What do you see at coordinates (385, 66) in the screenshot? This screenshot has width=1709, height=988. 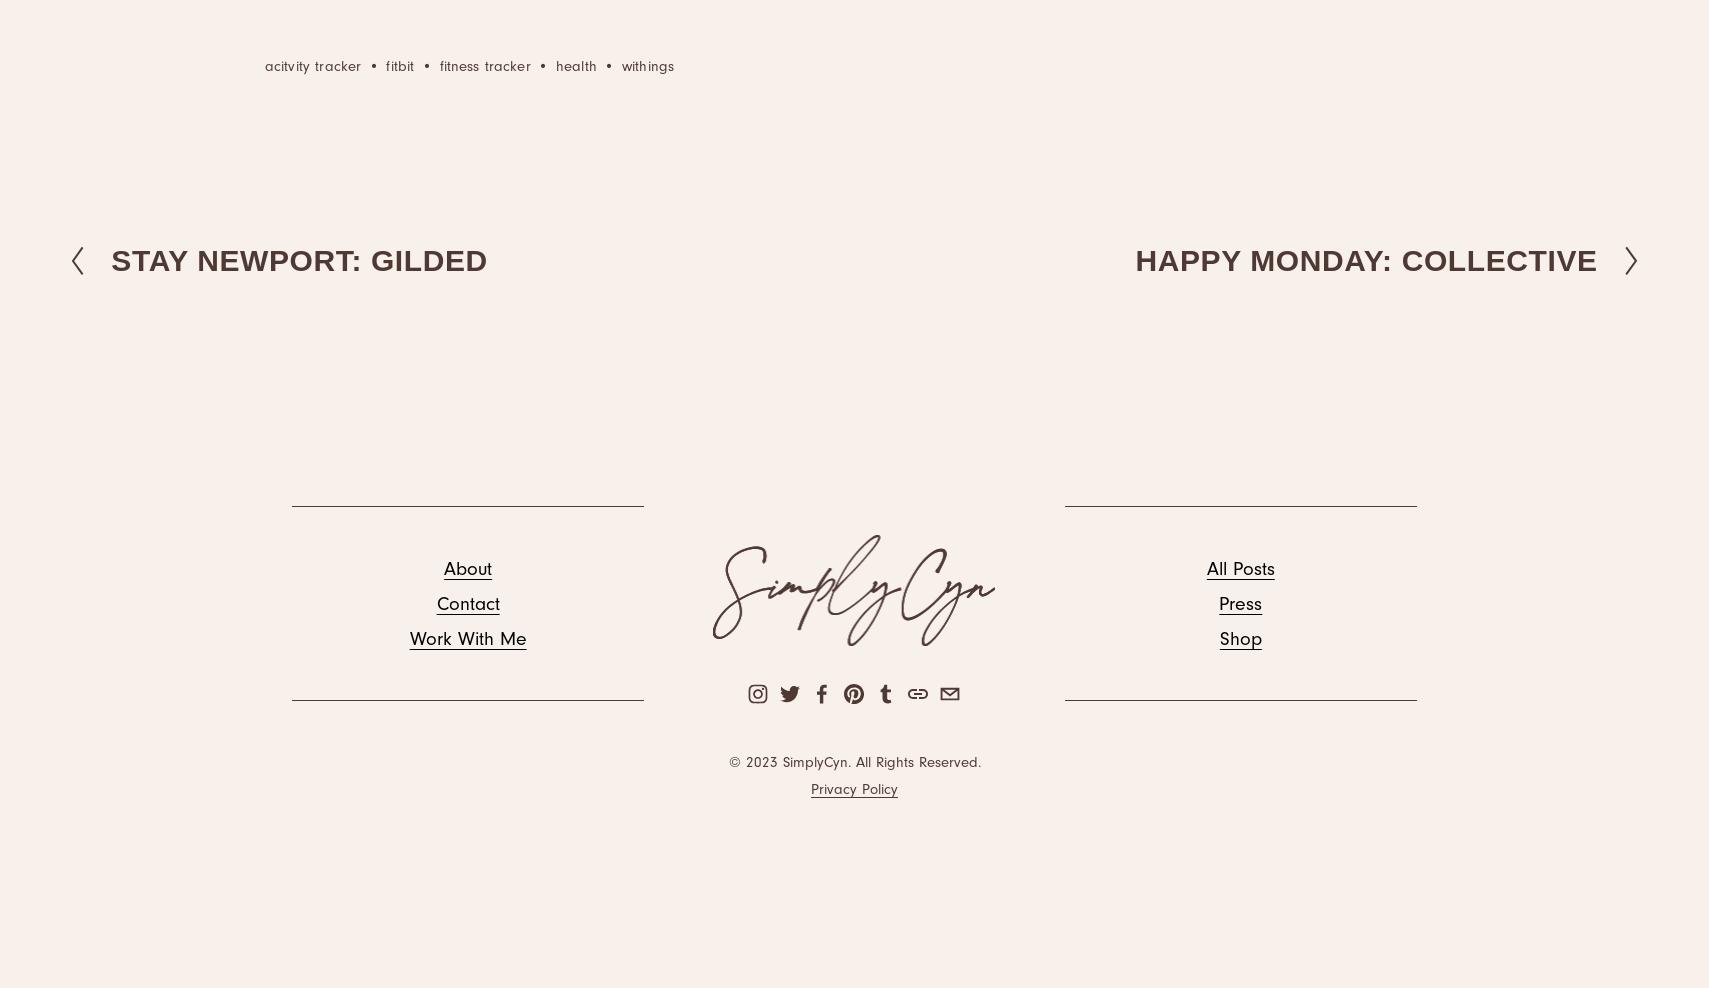 I see `'fitbit'` at bounding box center [385, 66].